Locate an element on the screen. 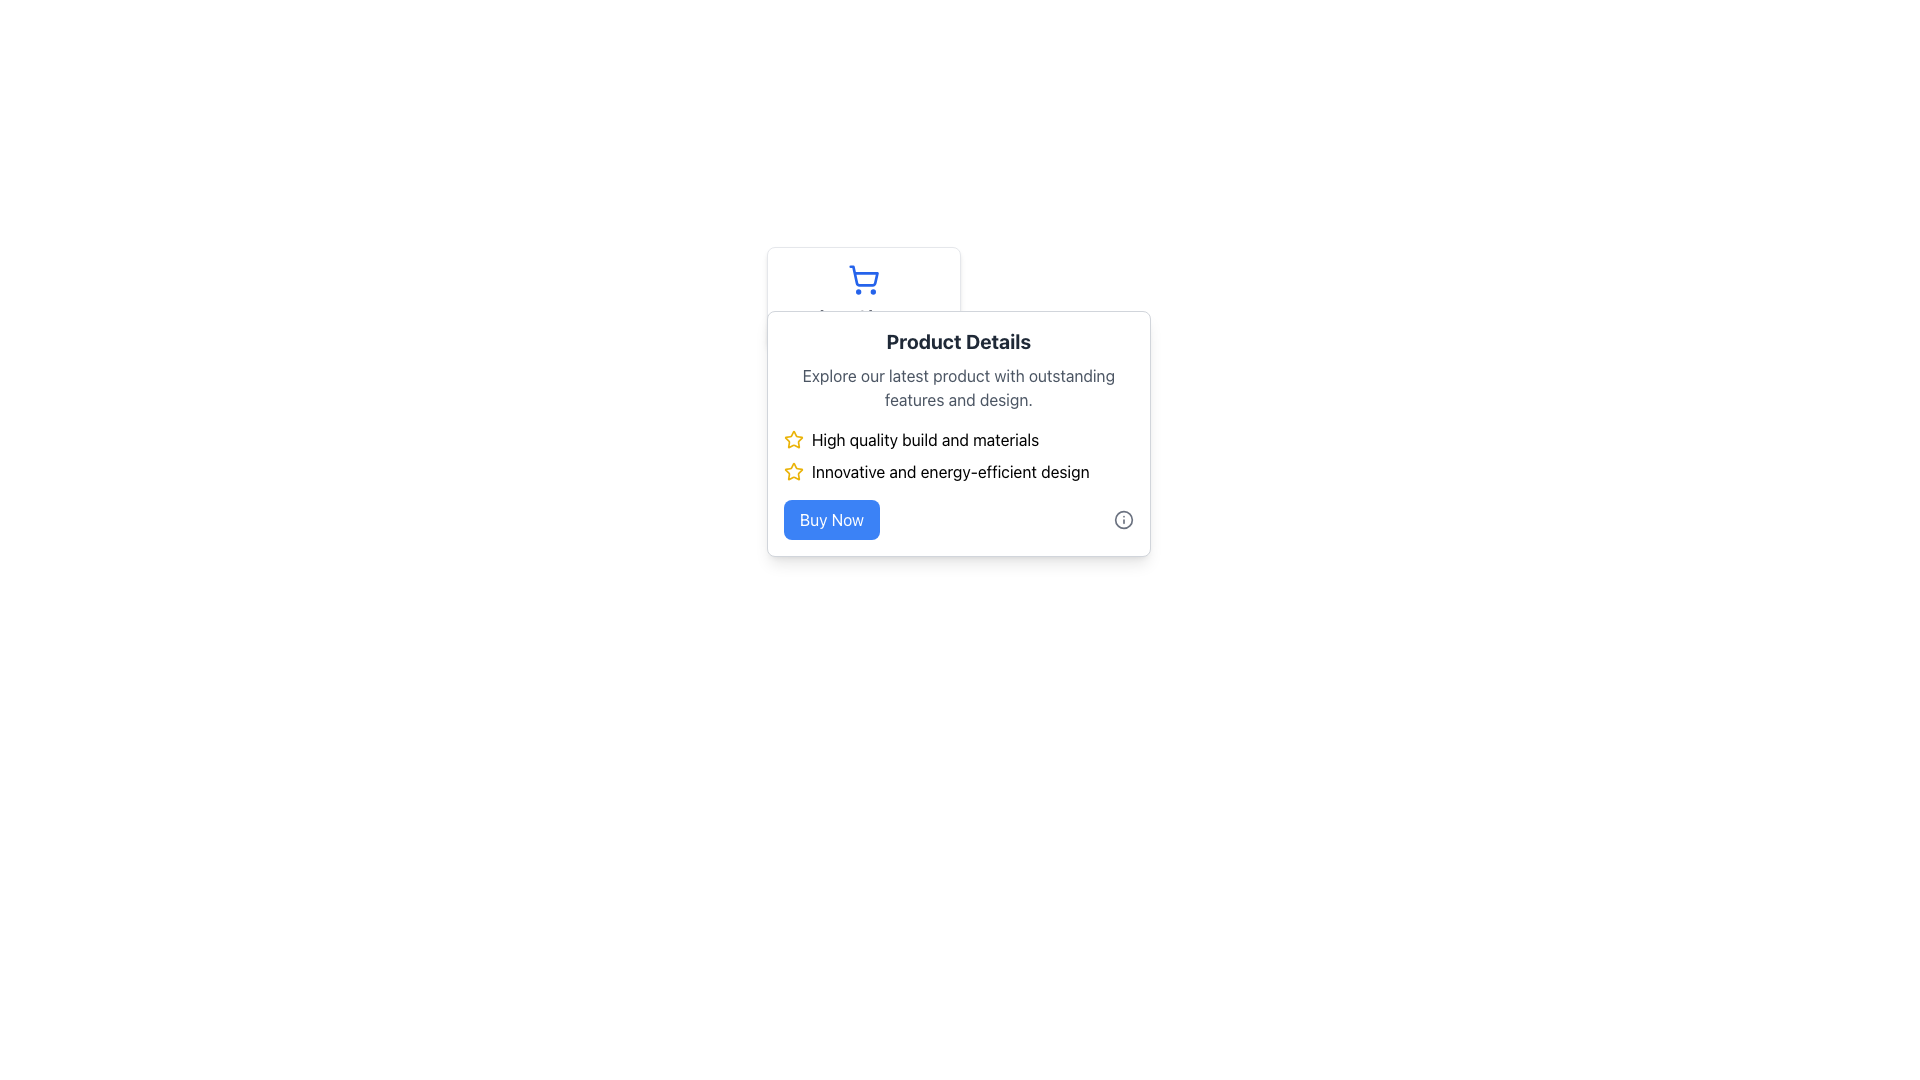  the static text block that introduces the product, located below the title 'Product Details' and above the list of product highlights is located at coordinates (957, 388).